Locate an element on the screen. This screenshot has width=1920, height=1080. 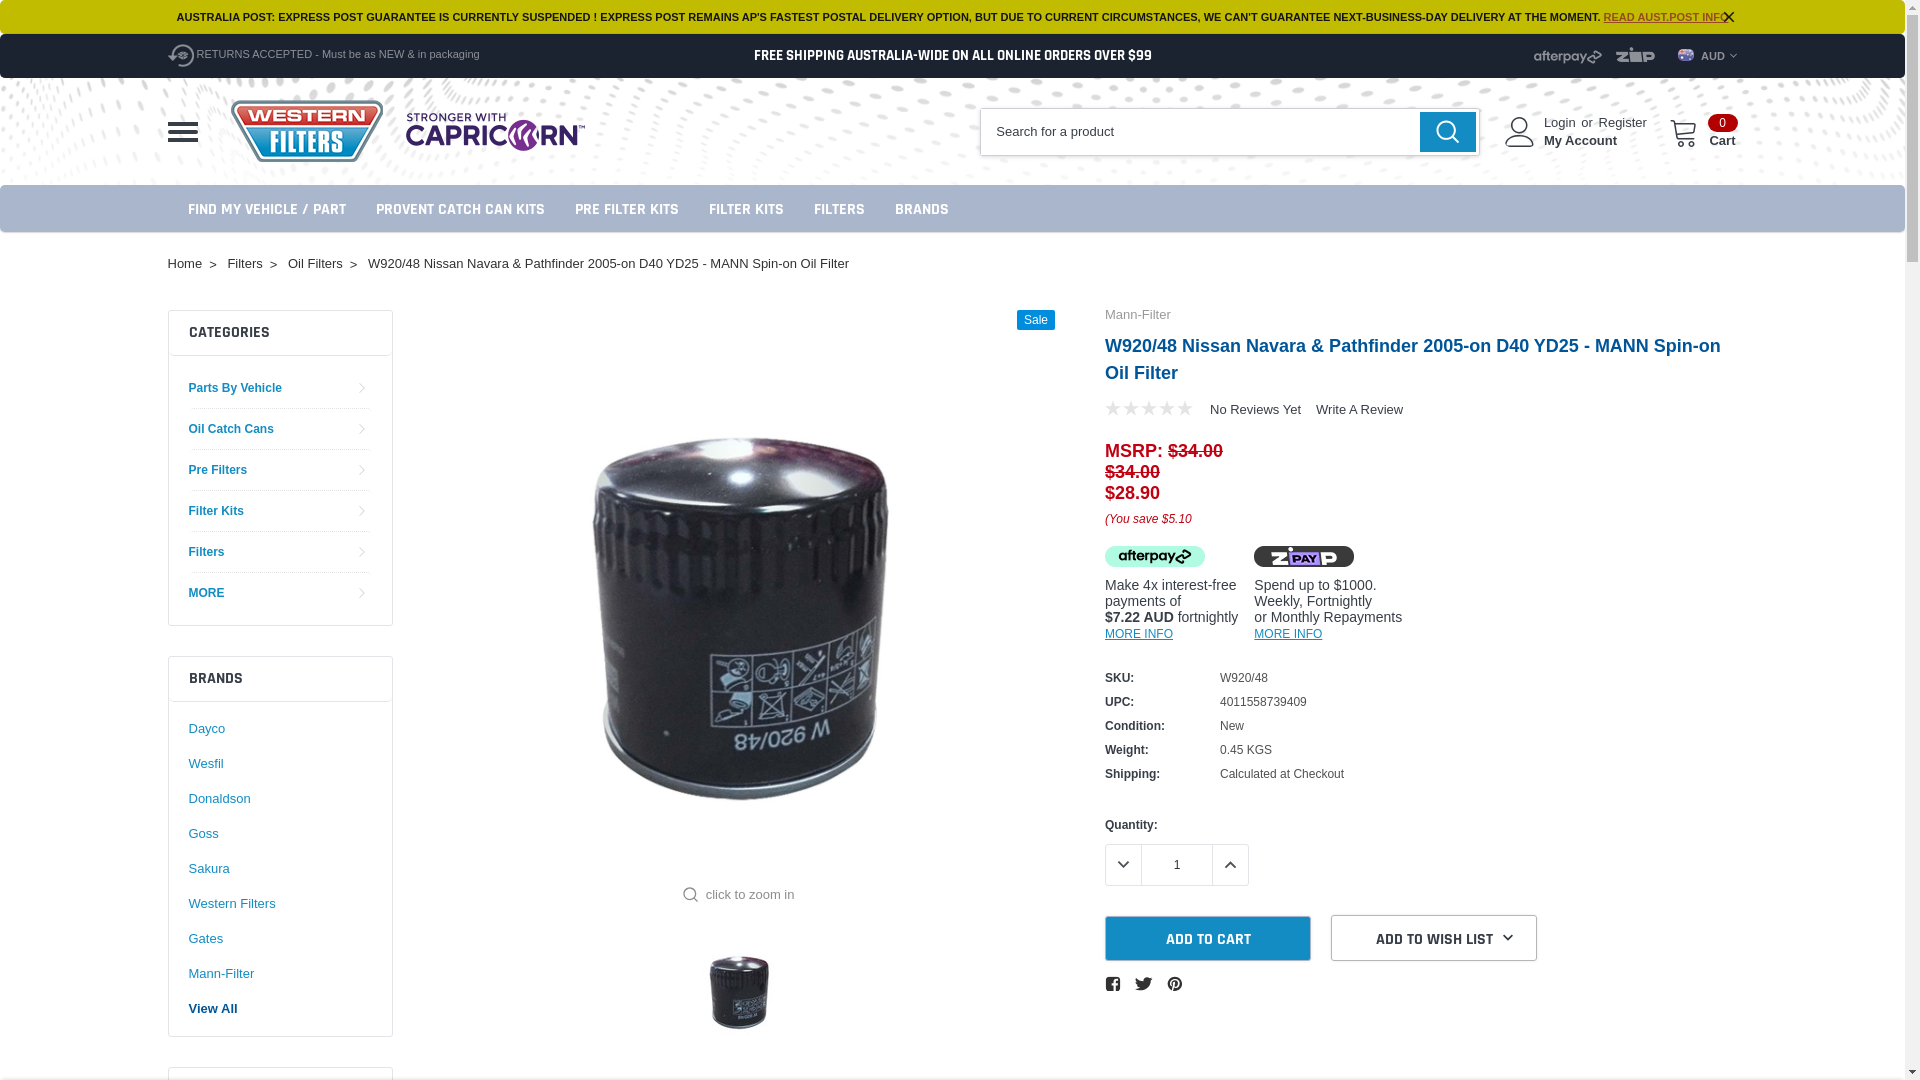
'FILTER KITS' is located at coordinates (744, 208).